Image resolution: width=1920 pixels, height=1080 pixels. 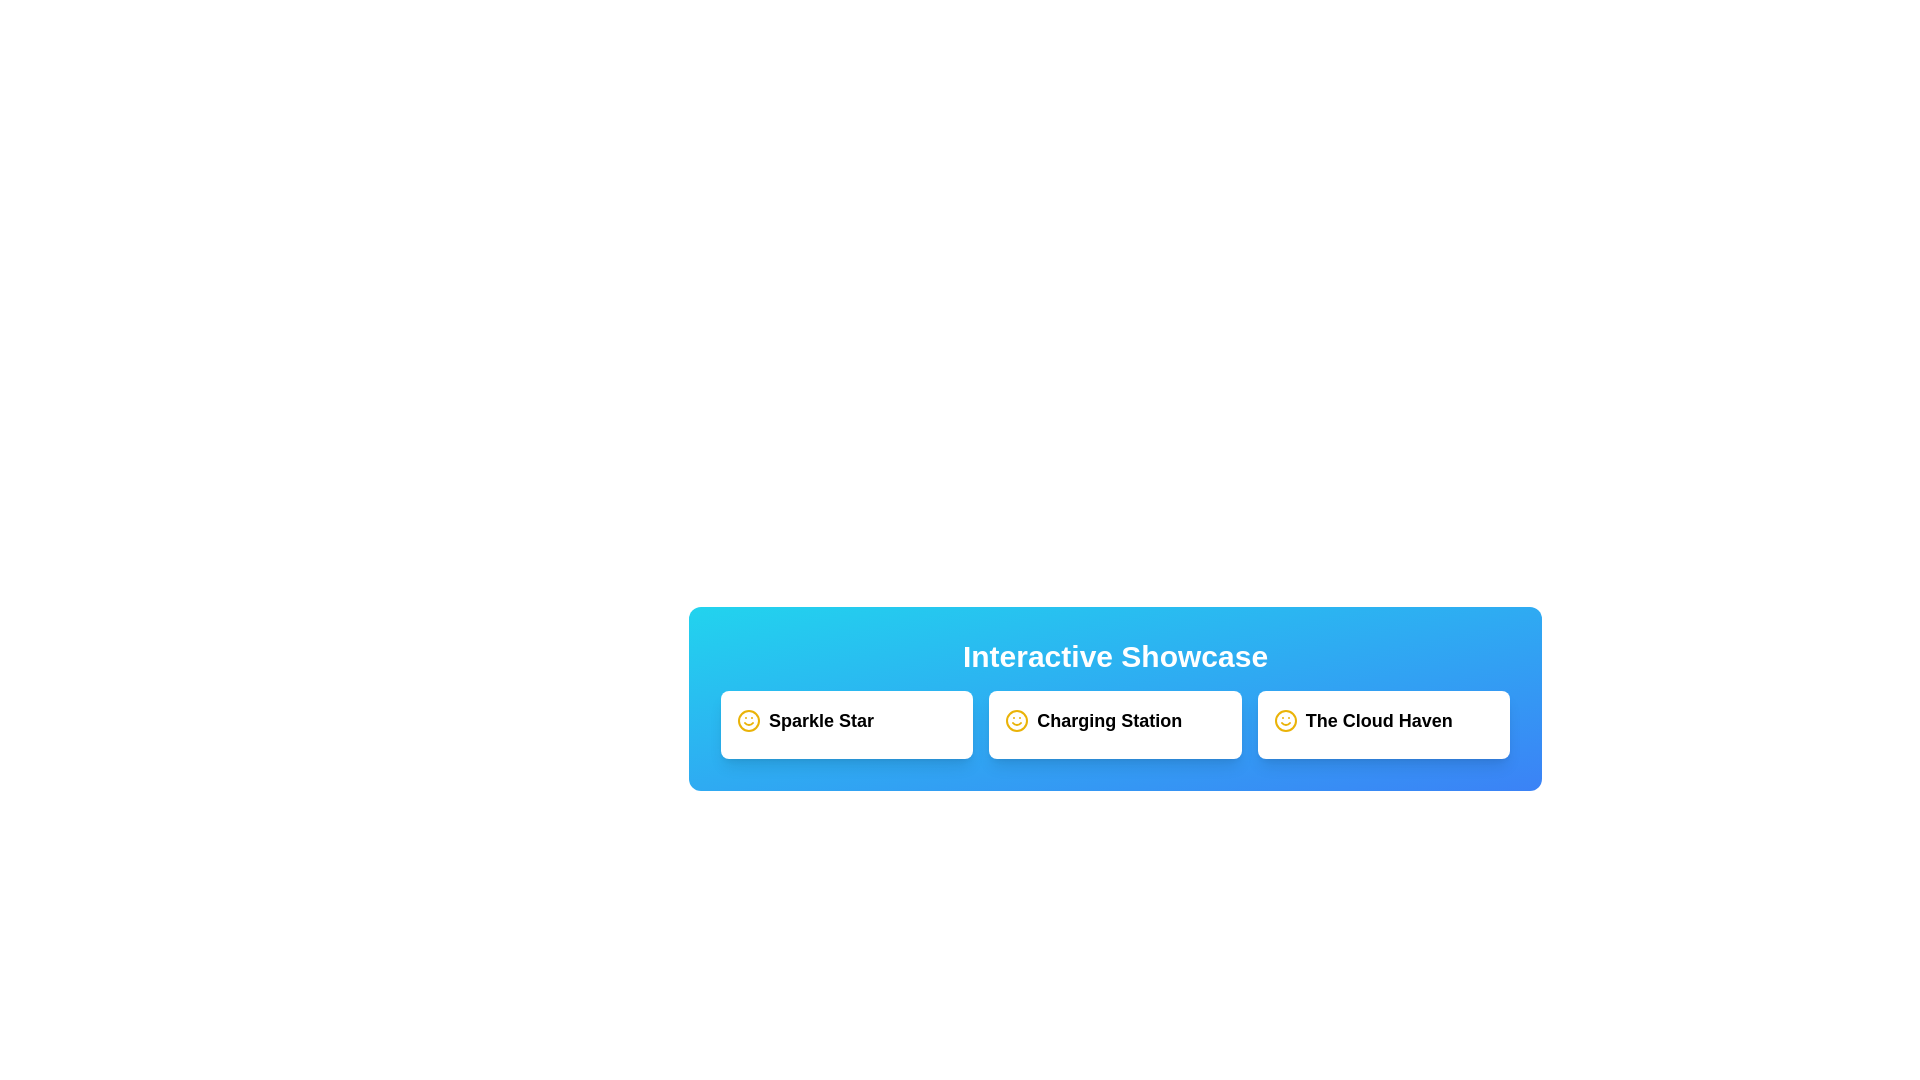 I want to click on the smiley icon inside the circular boundary located to the left of the 'Sparkle Star' button, so click(x=747, y=721).